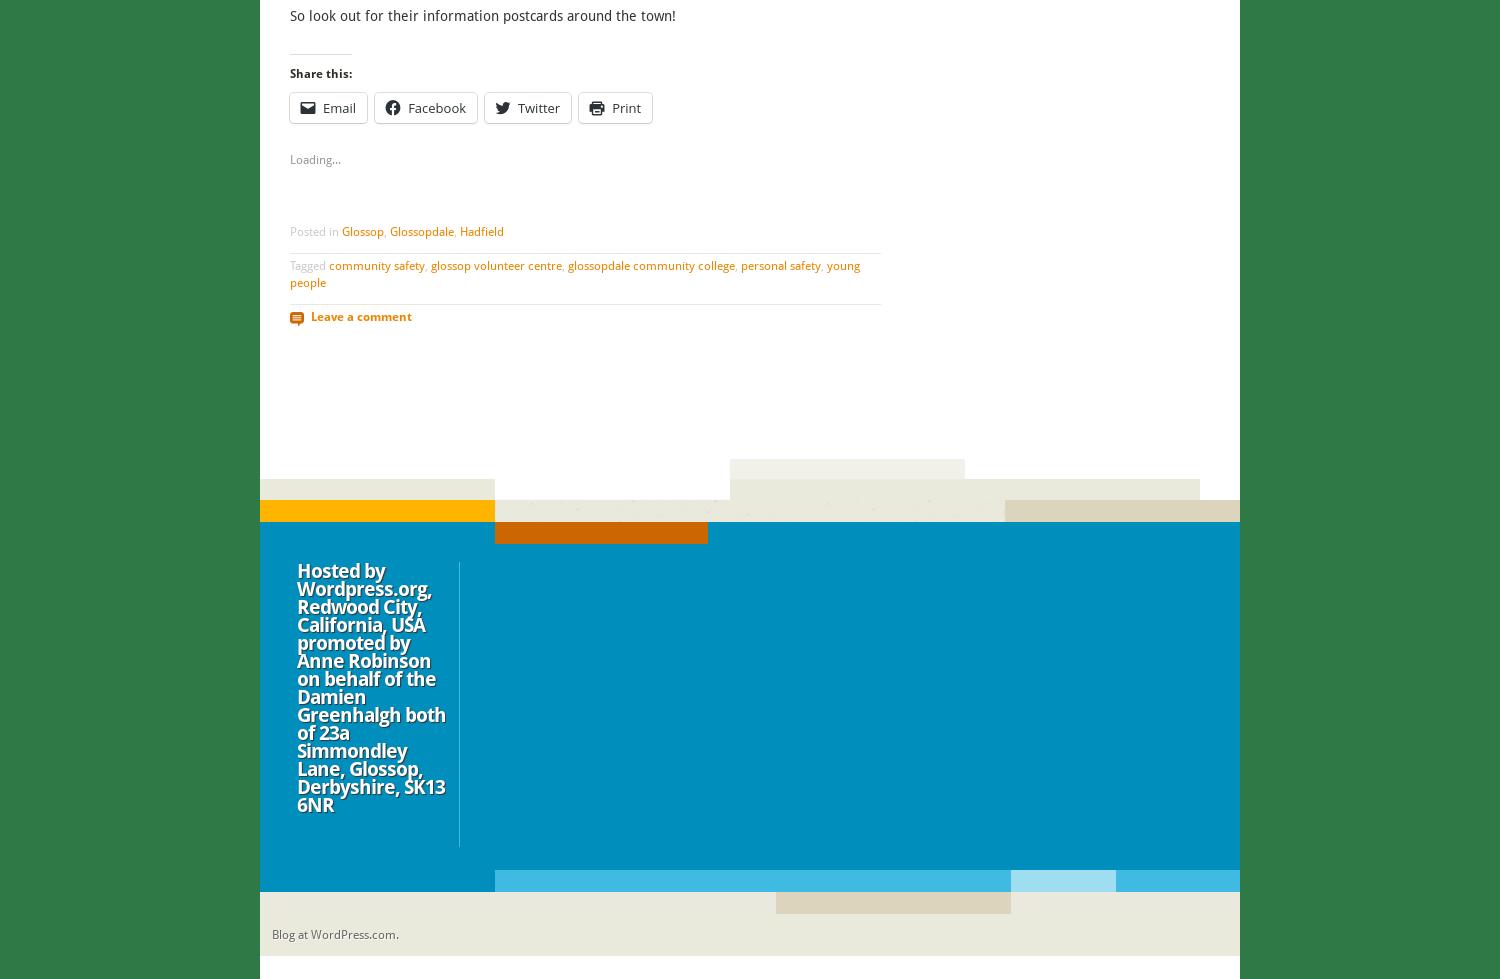 The height and width of the screenshot is (979, 1500). What do you see at coordinates (359, 316) in the screenshot?
I see `'Leave a comment'` at bounding box center [359, 316].